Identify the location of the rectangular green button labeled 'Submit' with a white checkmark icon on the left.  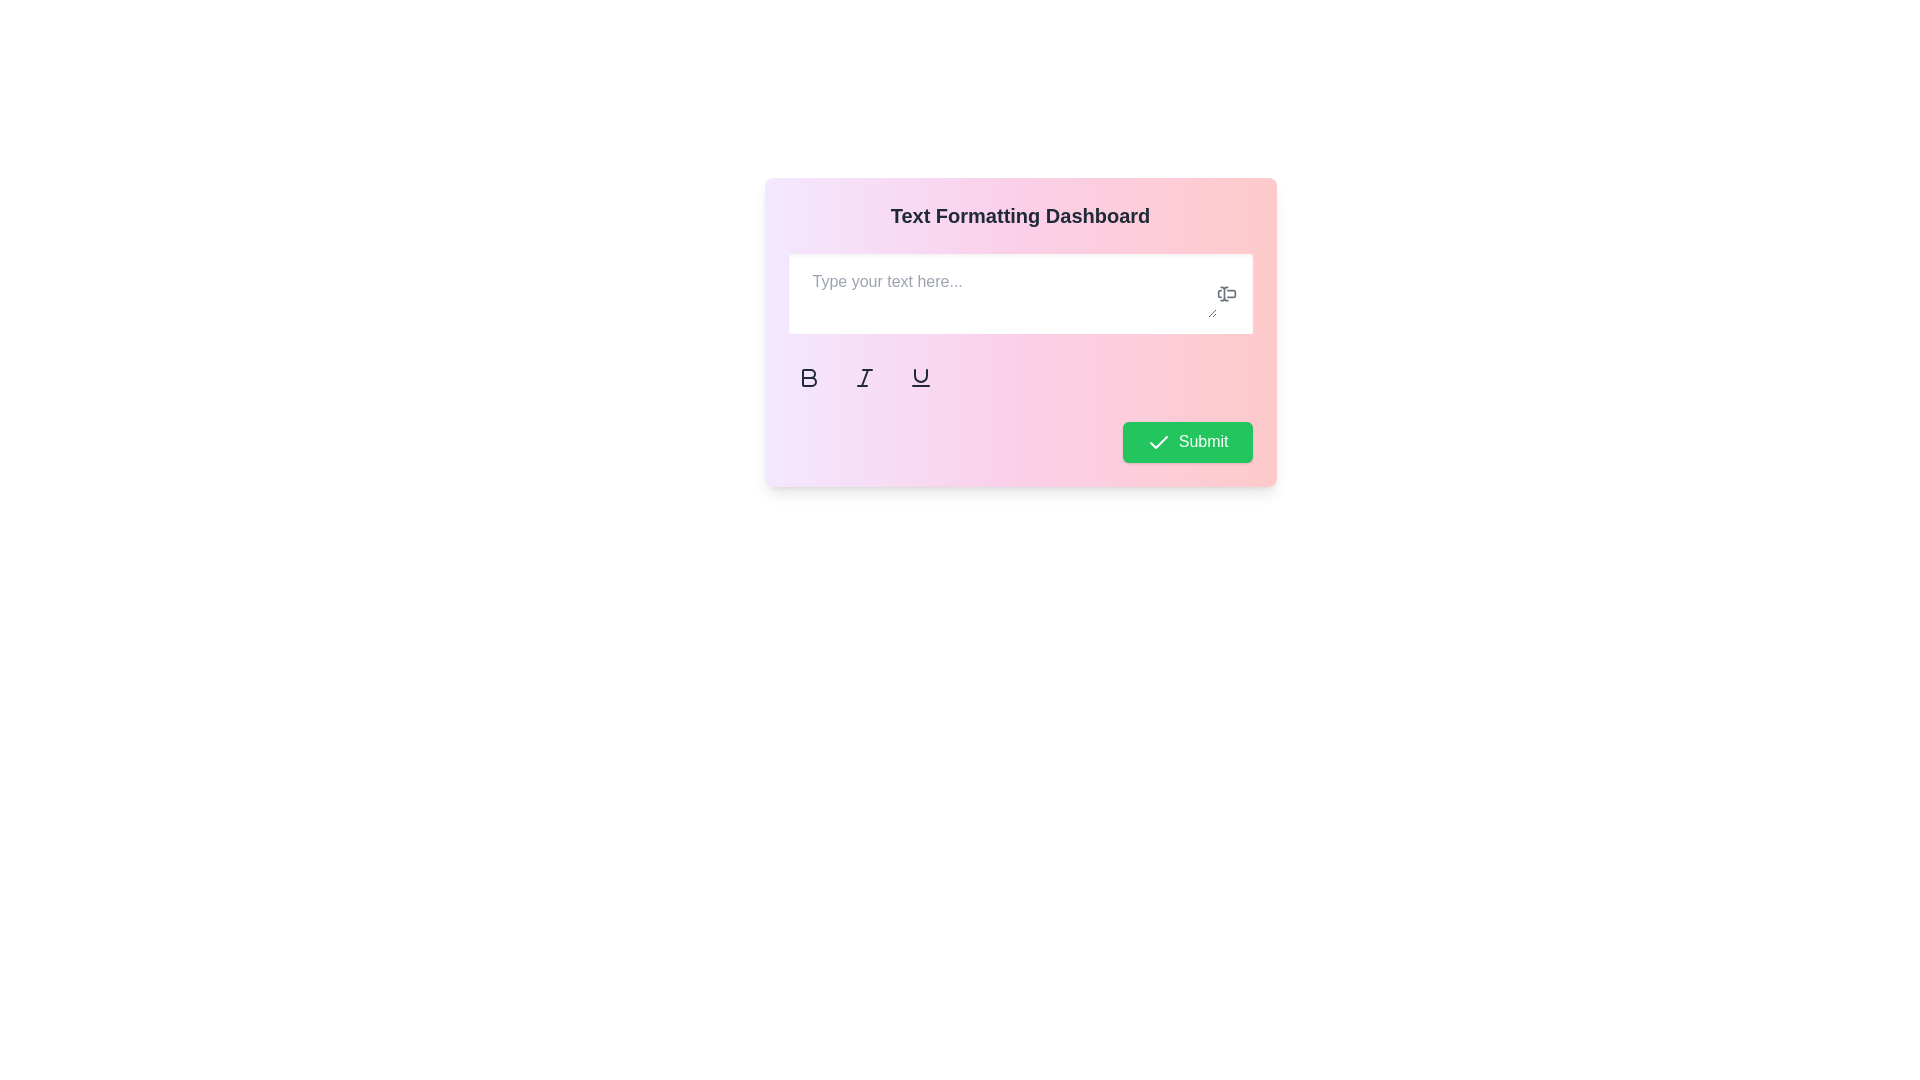
(1187, 441).